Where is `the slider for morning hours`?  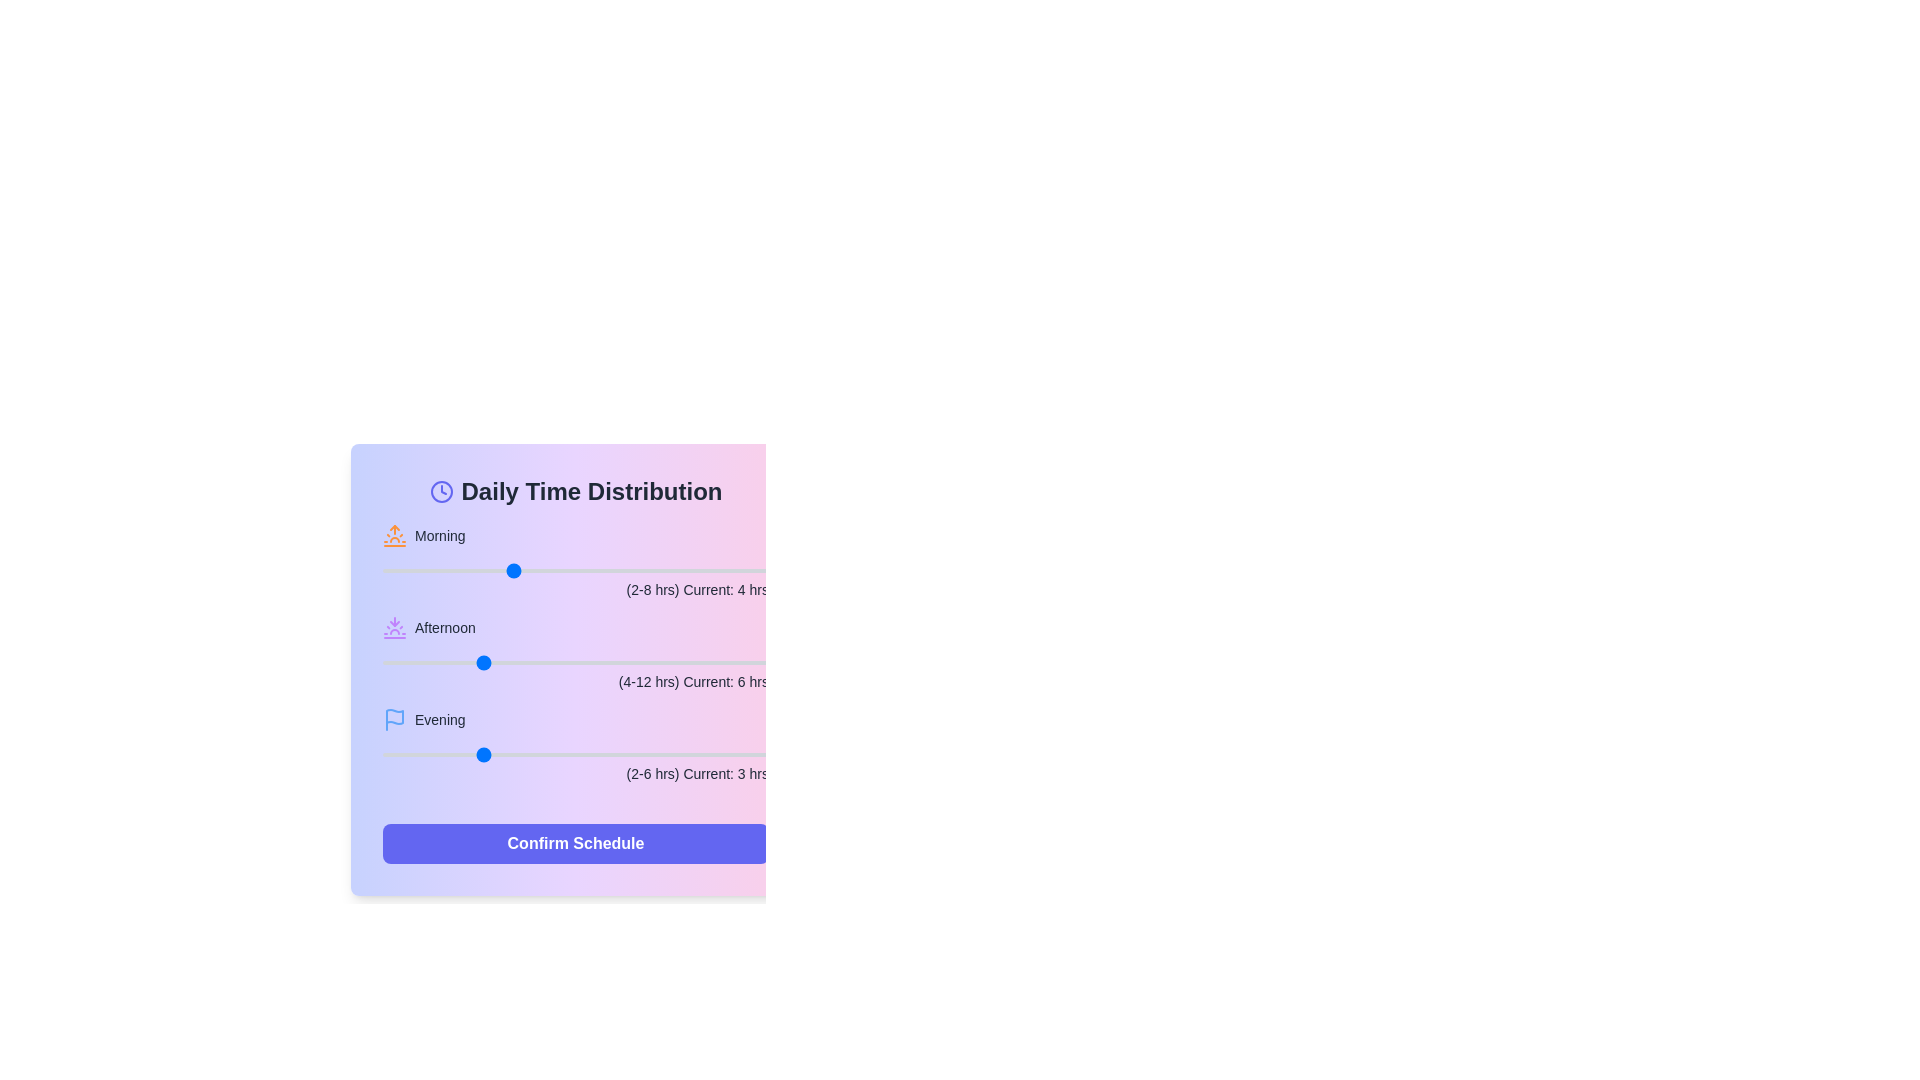
the slider for morning hours is located at coordinates (640, 570).